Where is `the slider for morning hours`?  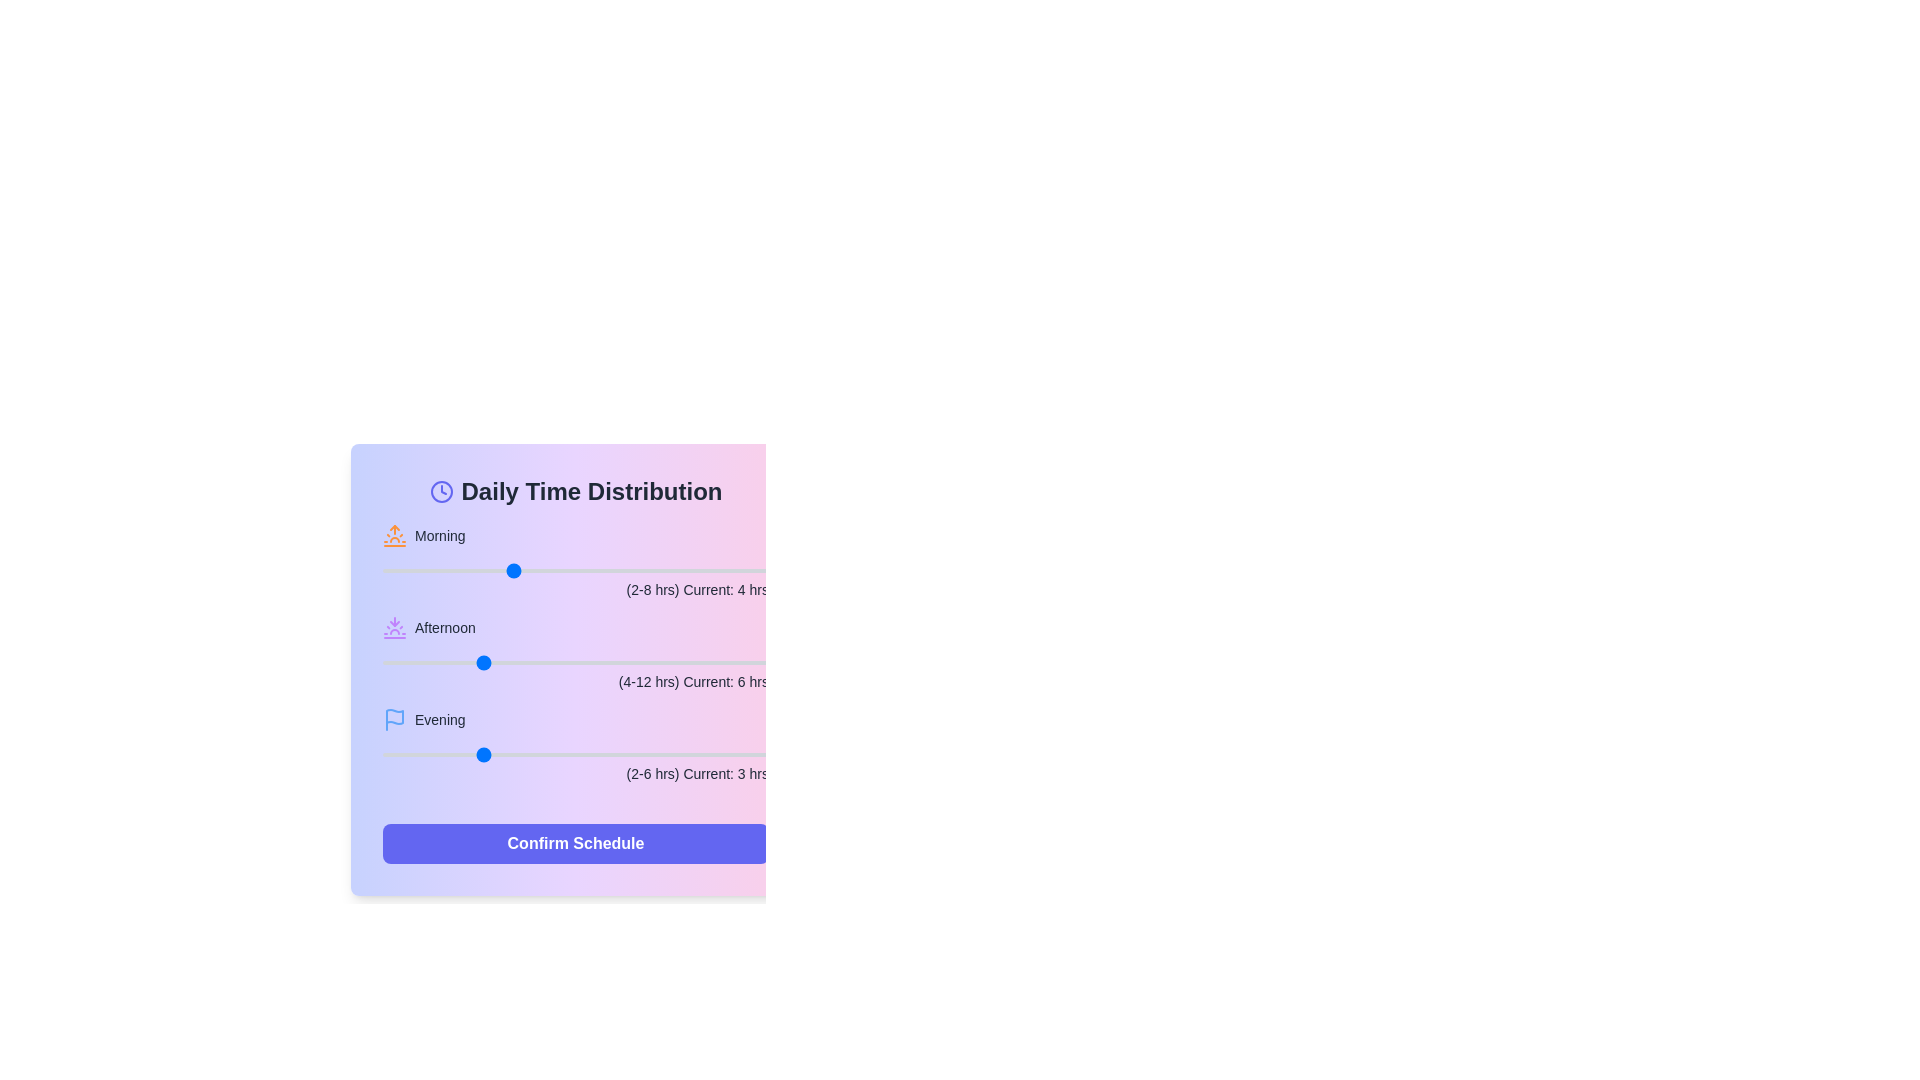
the slider for morning hours is located at coordinates (640, 570).